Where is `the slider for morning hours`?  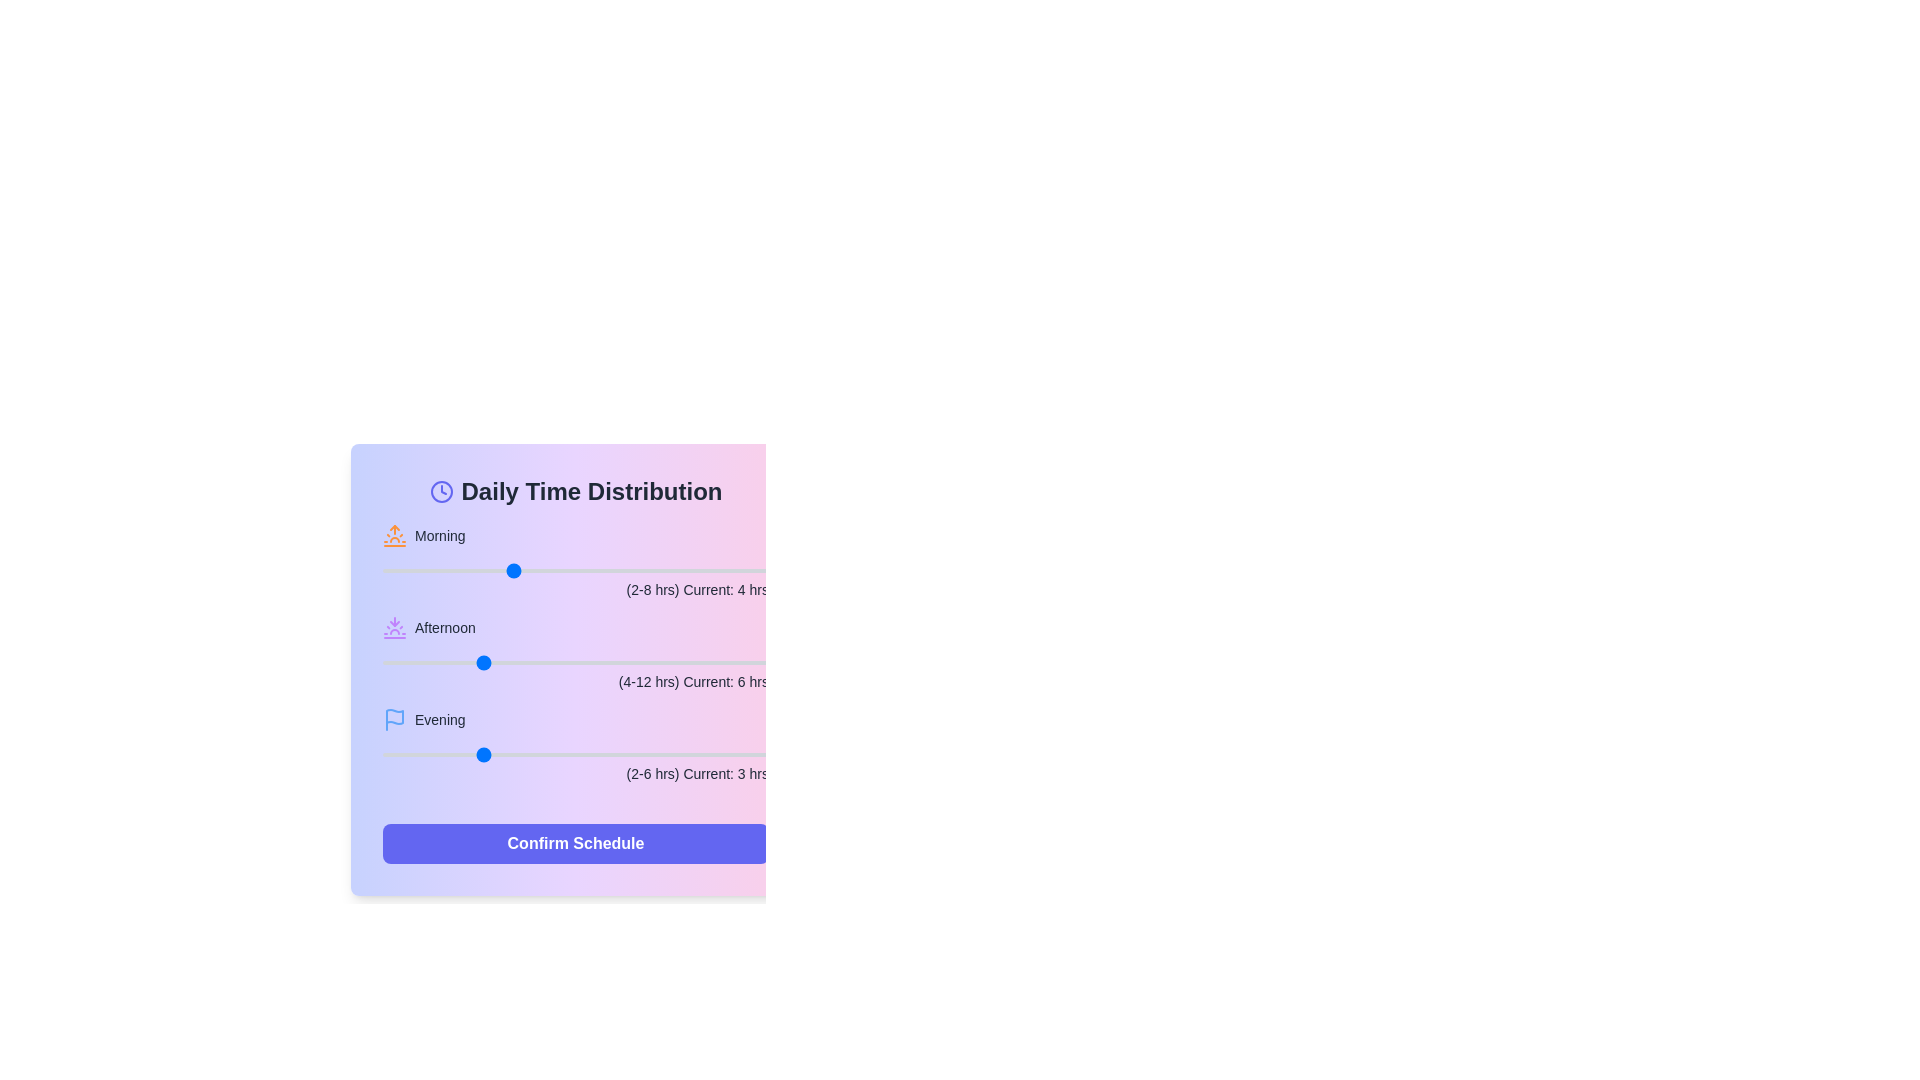
the slider for morning hours is located at coordinates (640, 570).